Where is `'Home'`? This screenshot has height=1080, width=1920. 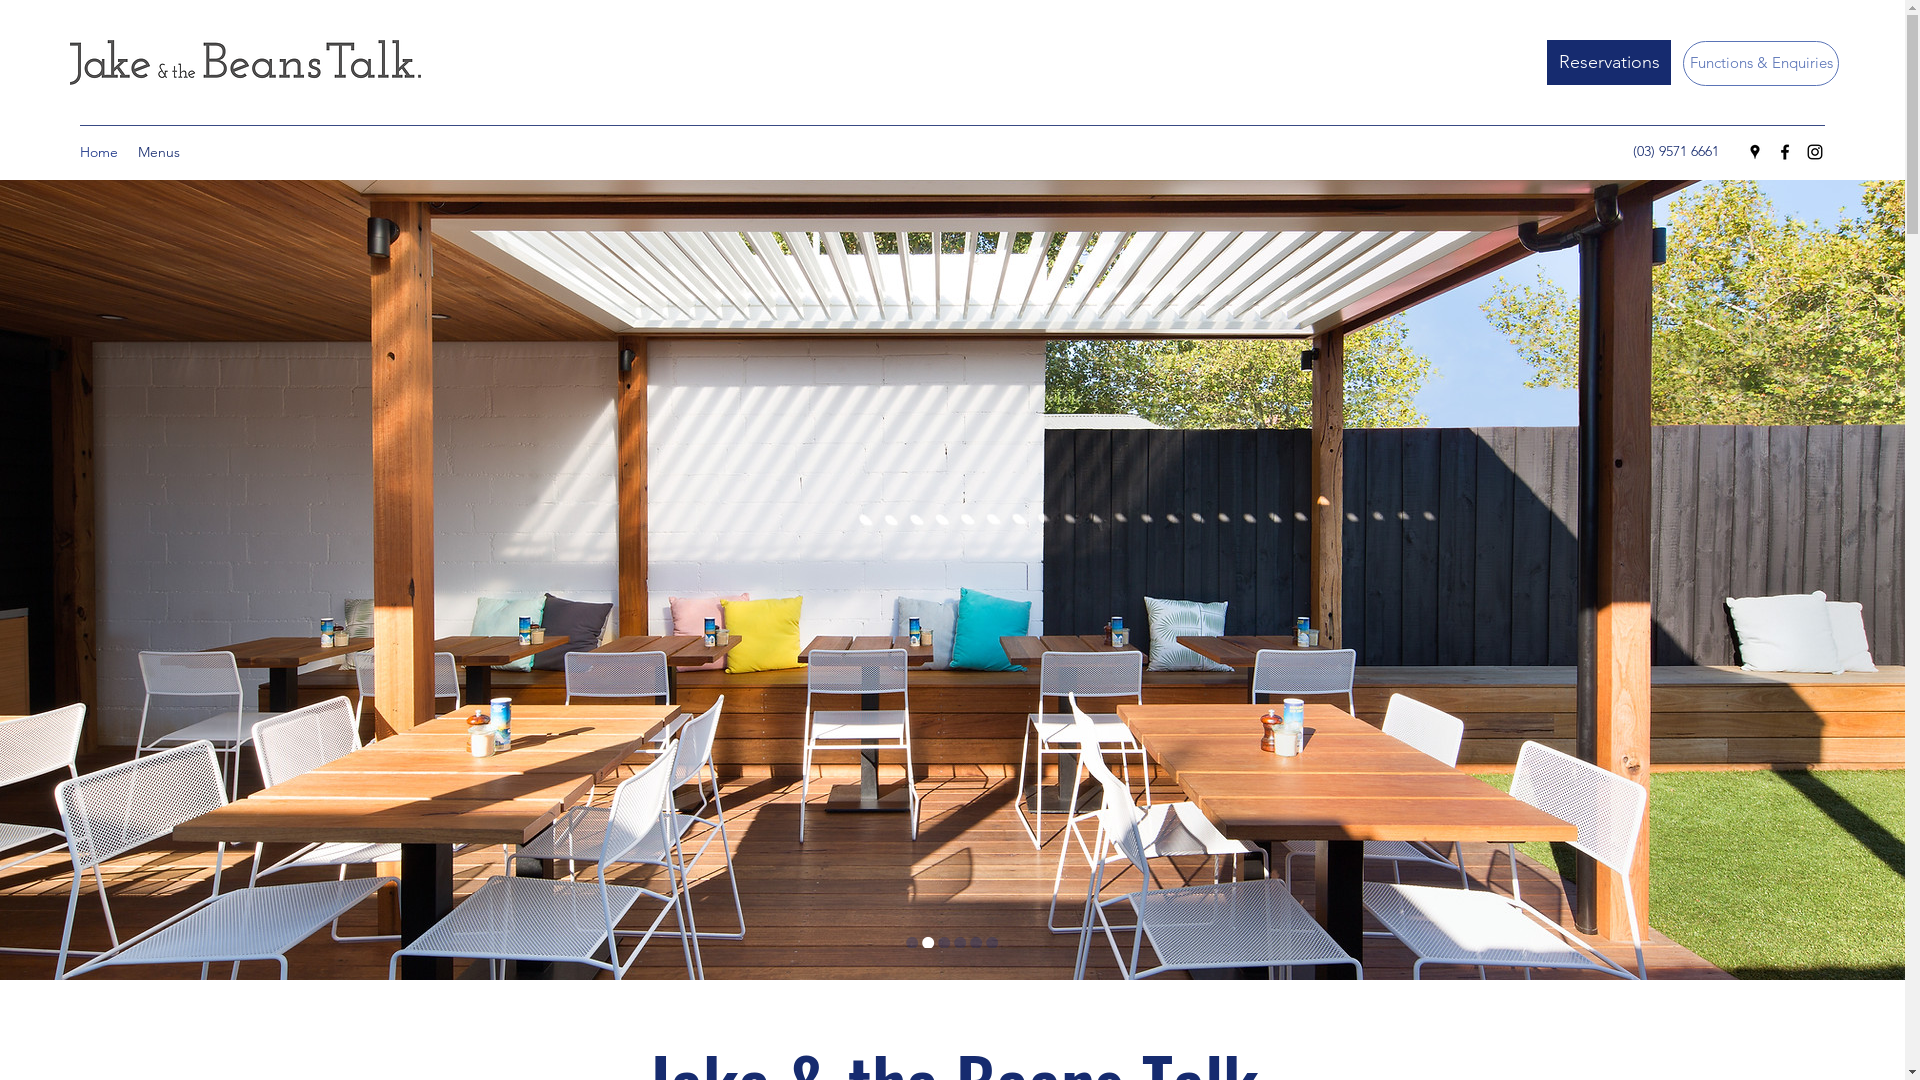 'Home' is located at coordinates (98, 150).